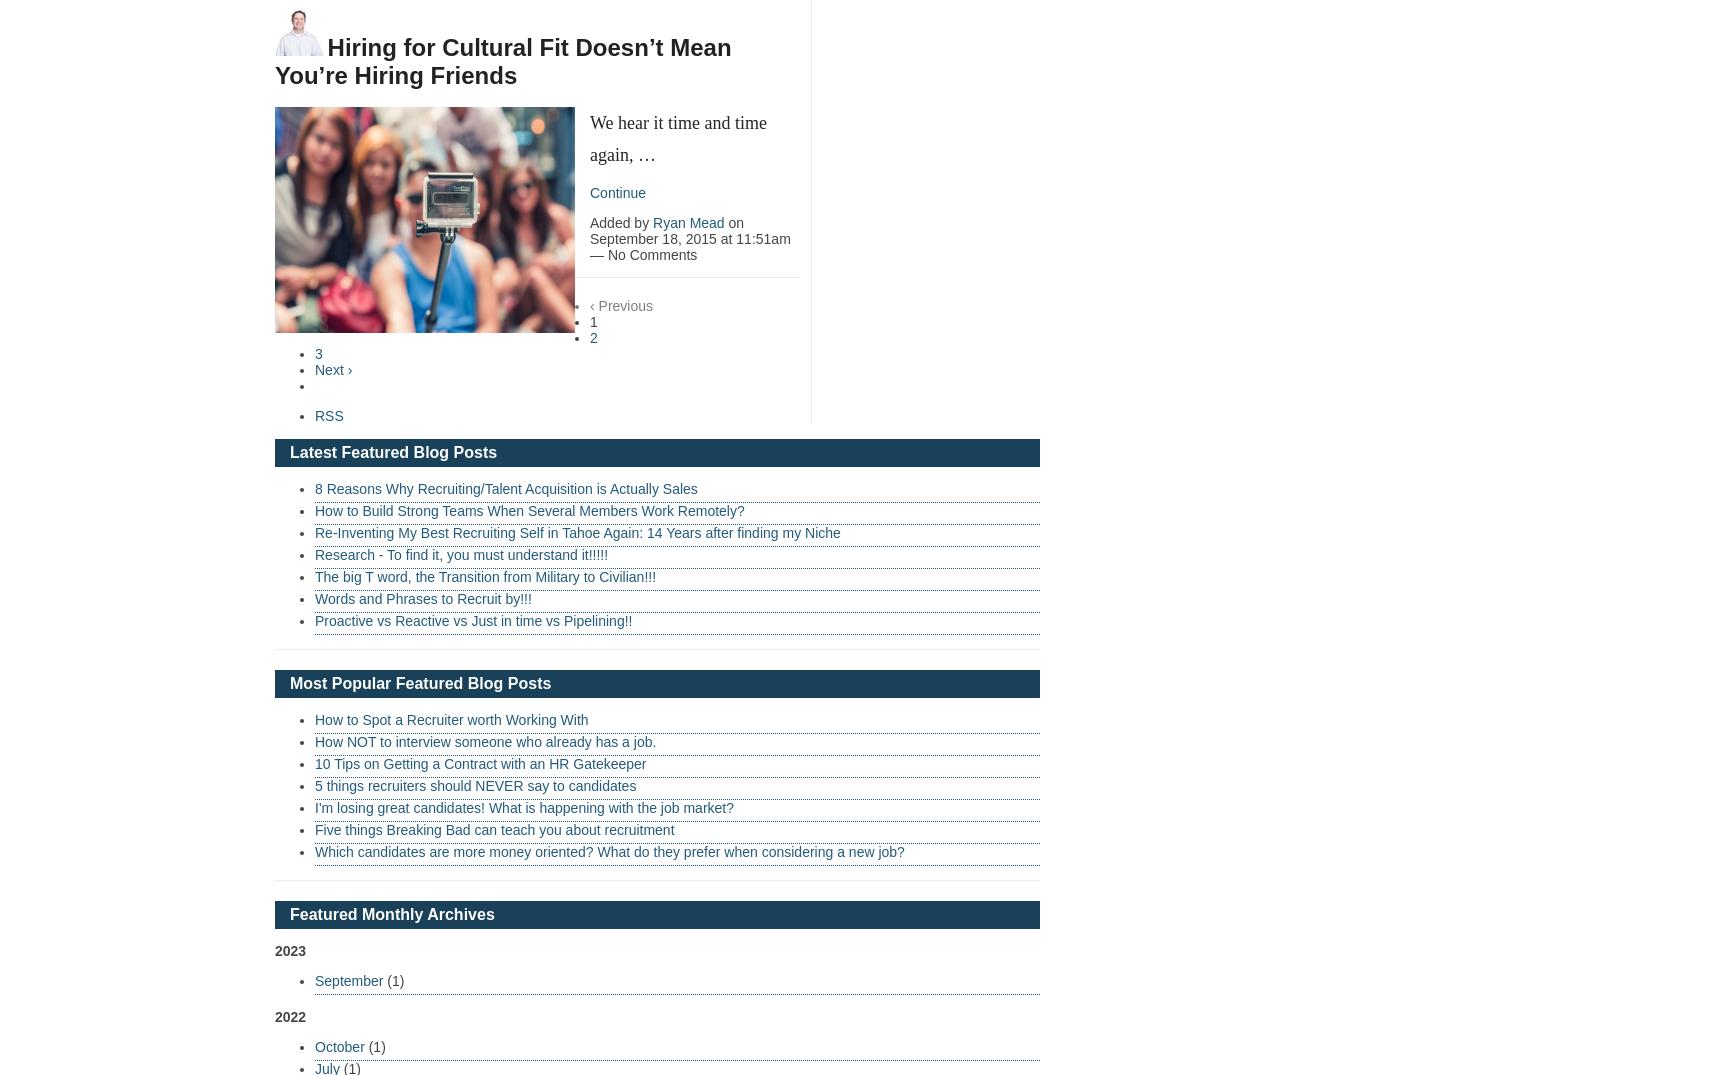 This screenshot has width=1732, height=1075. What do you see at coordinates (332, 369) in the screenshot?
I see `'Next ›'` at bounding box center [332, 369].